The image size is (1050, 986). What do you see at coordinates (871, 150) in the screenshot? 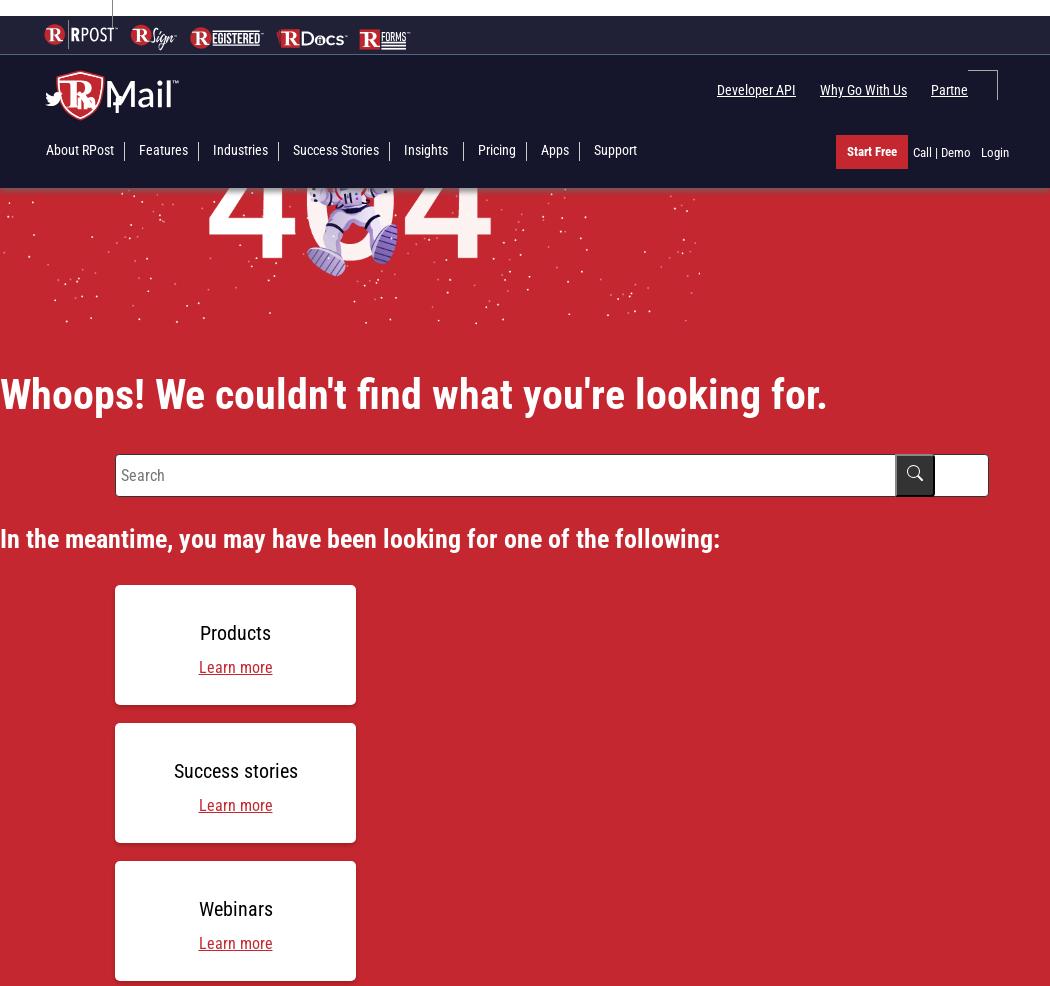
I see `'Start Free'` at bounding box center [871, 150].